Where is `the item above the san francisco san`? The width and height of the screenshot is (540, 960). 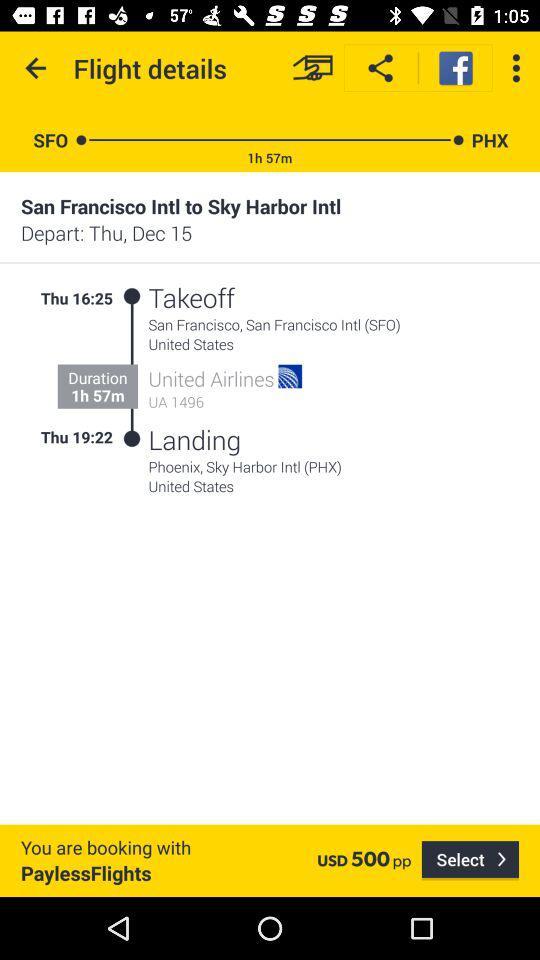 the item above the san francisco san is located at coordinates (300, 296).